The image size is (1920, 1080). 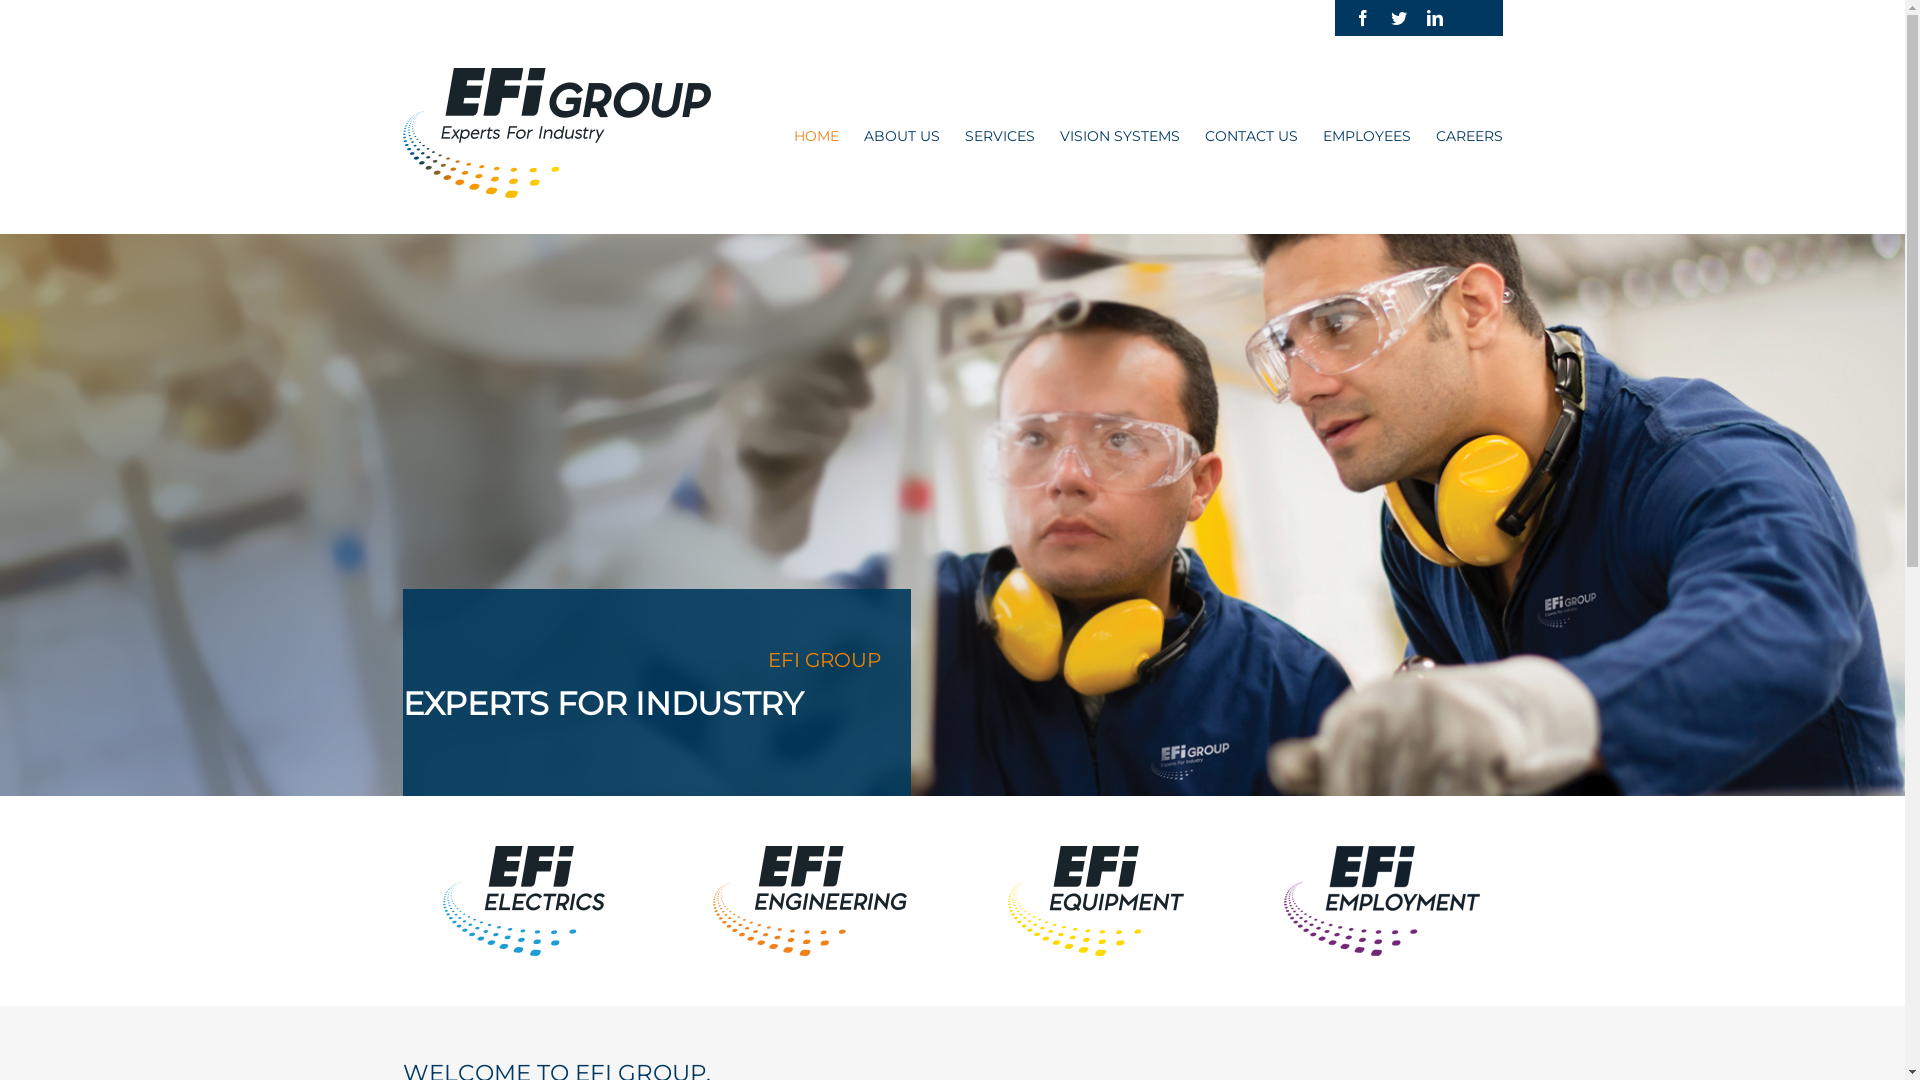 I want to click on 'CAREERS', so click(x=1434, y=135).